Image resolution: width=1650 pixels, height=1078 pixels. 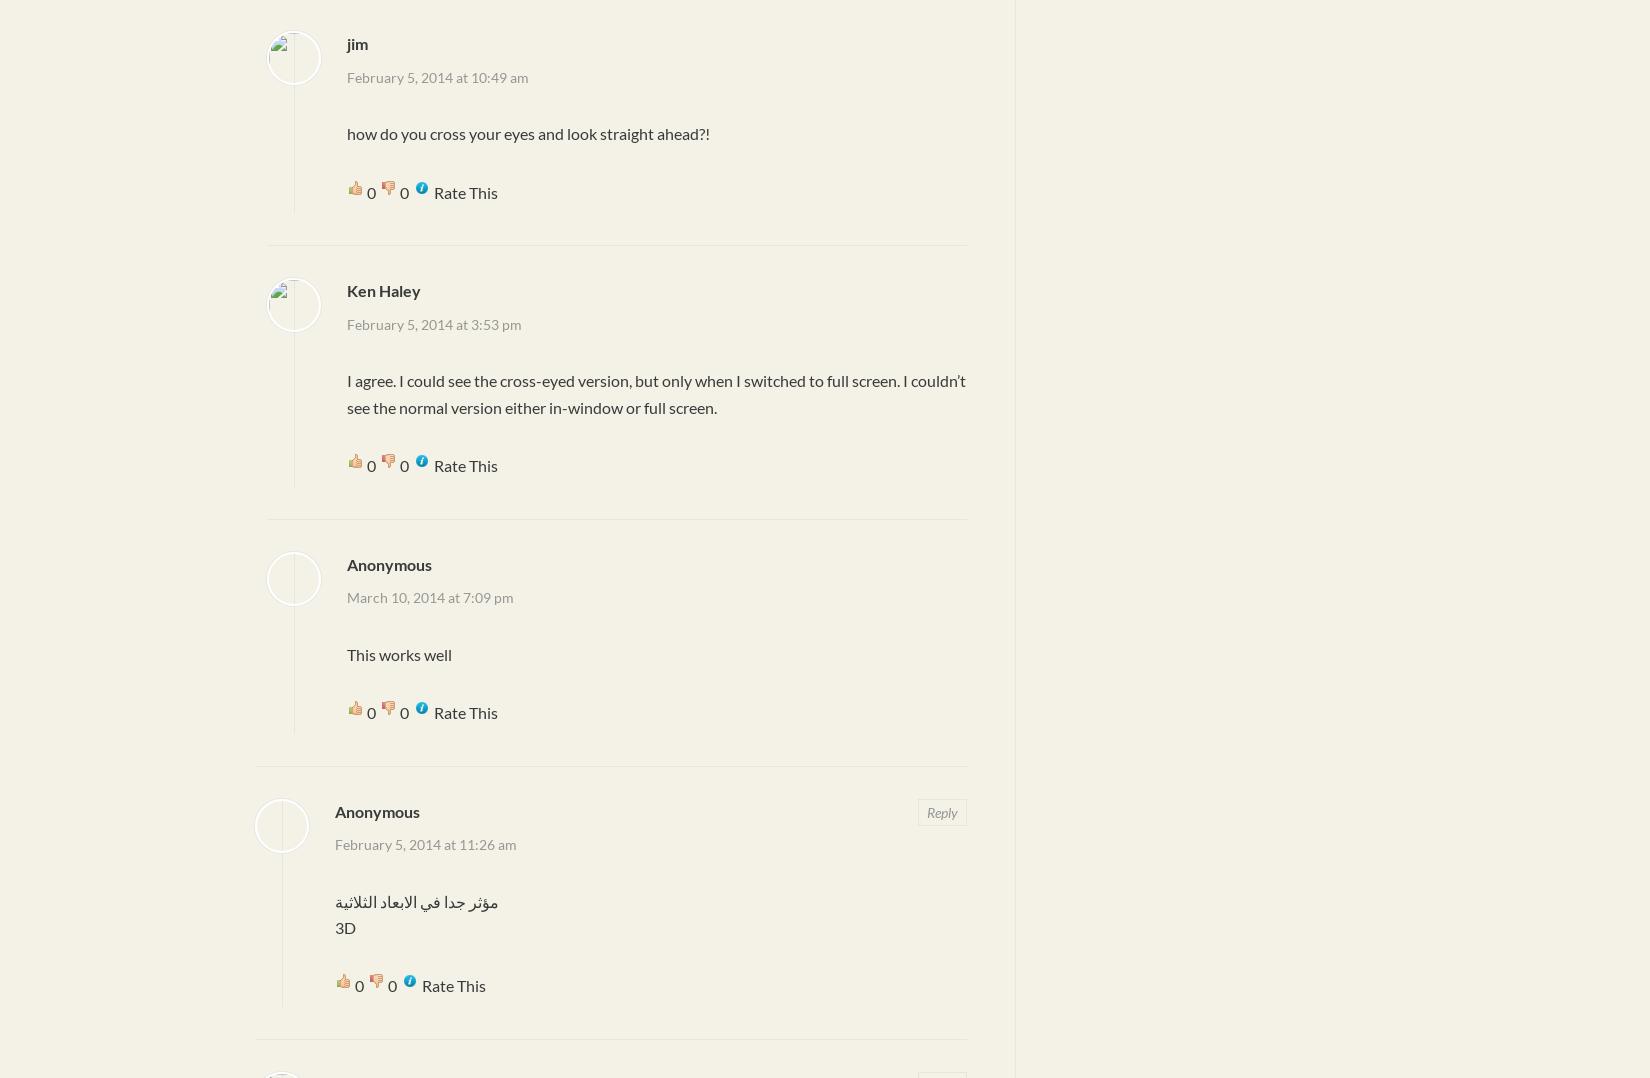 I want to click on 'I agree.  I could see the cross-eyed version, but only when I switched to full screen.  I couldn’t see the normal version either in-window or full screen.', so click(x=655, y=392).